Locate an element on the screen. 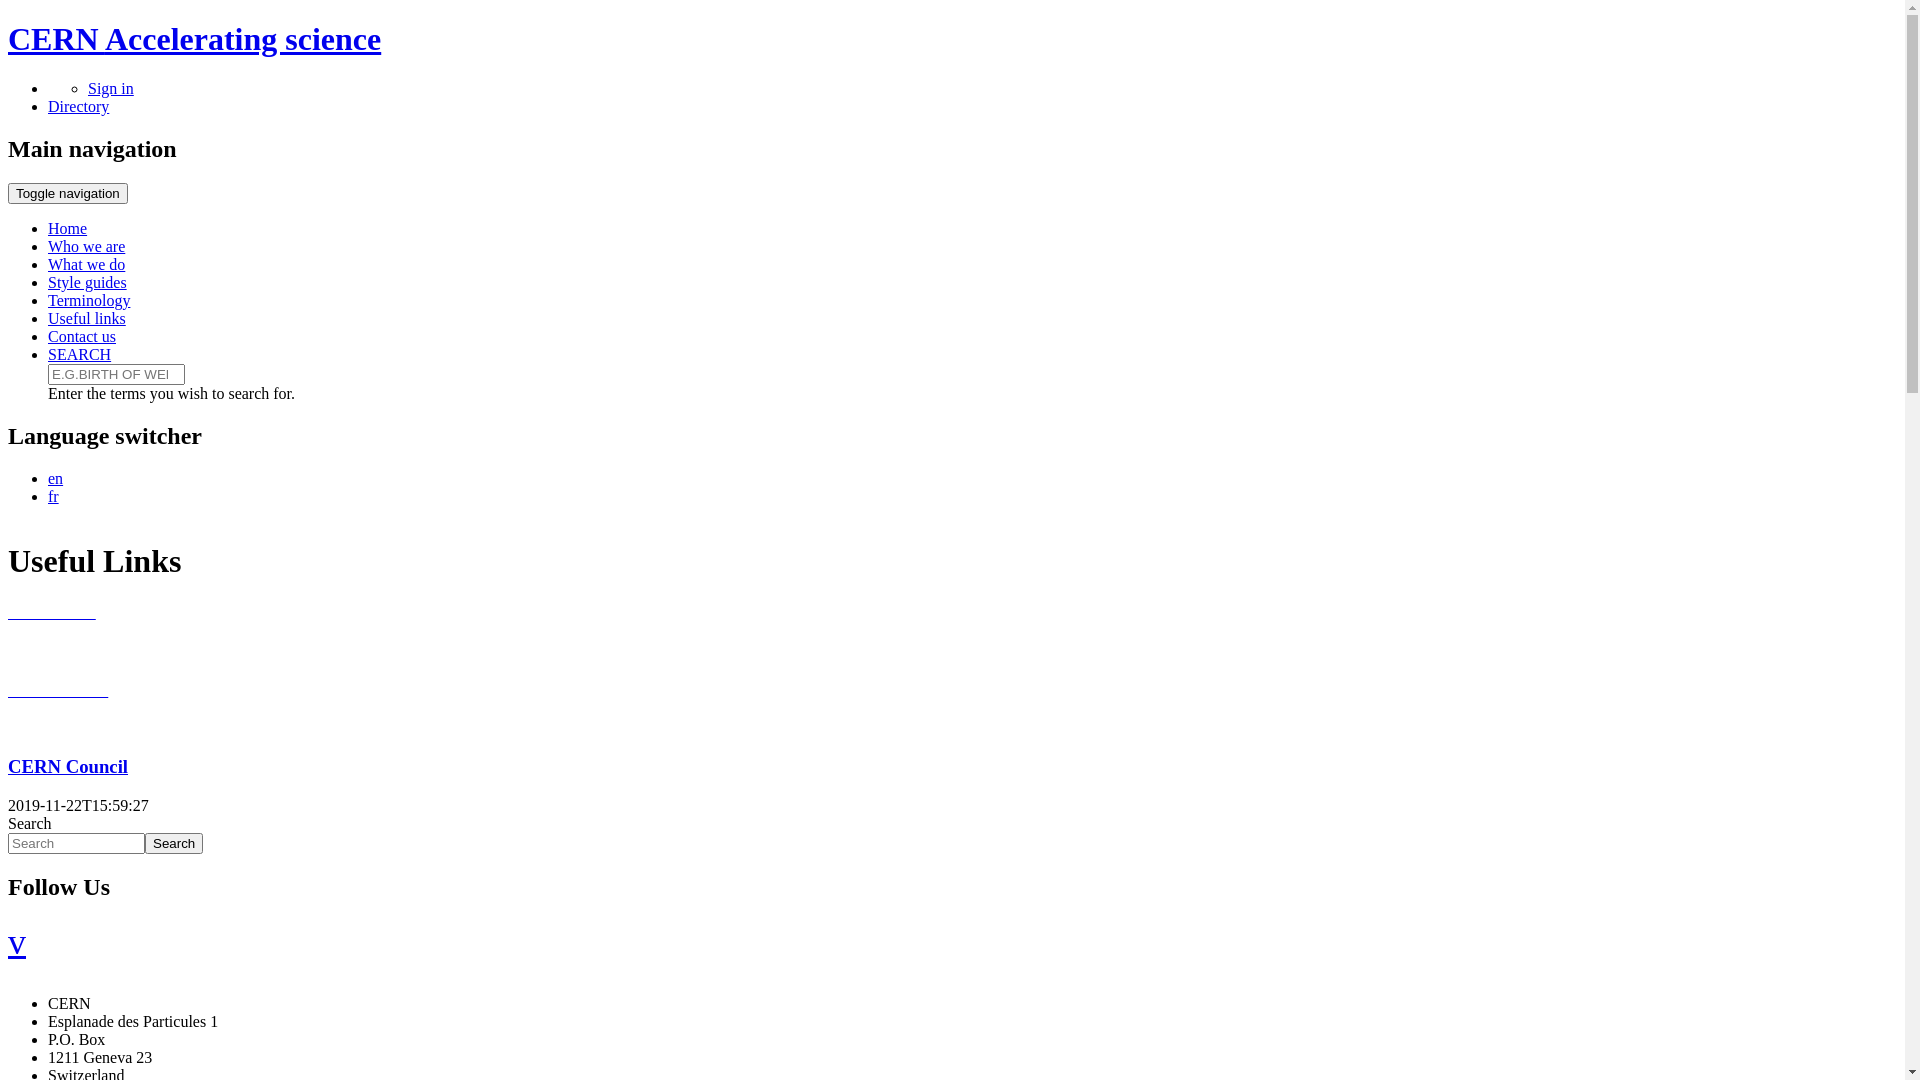 This screenshot has height=1080, width=1920. 'Directory' is located at coordinates (48, 106).